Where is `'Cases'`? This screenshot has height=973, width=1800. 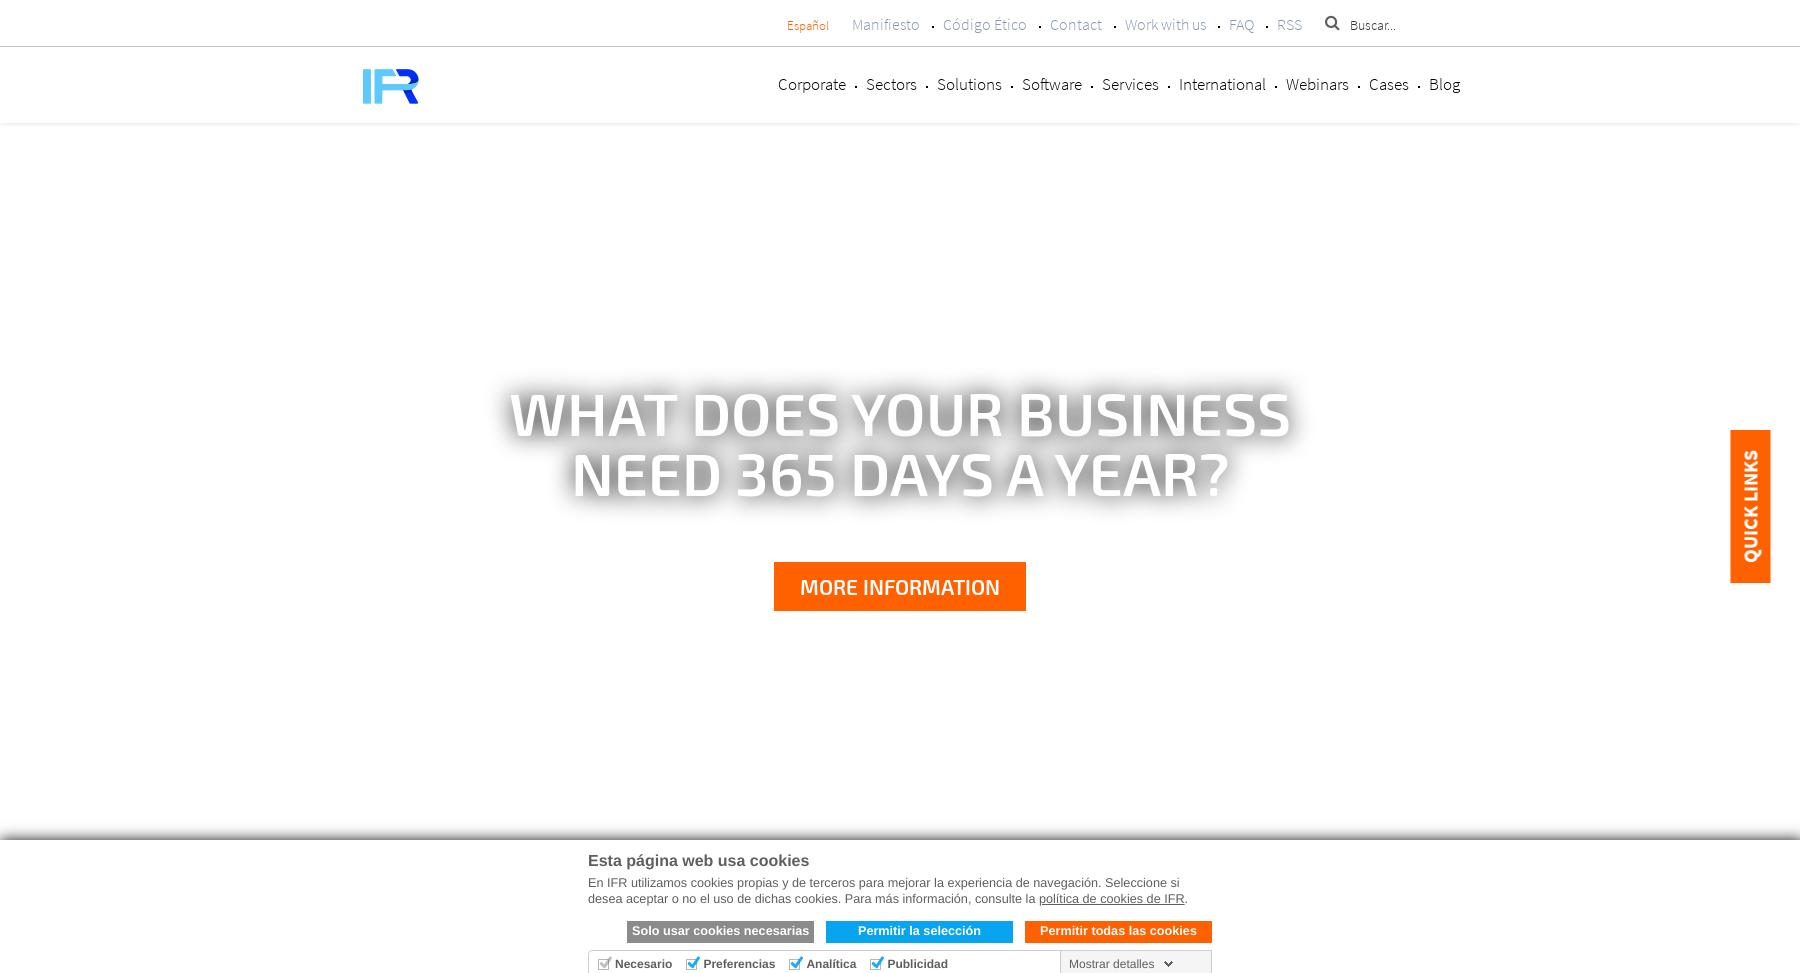 'Cases' is located at coordinates (1368, 82).